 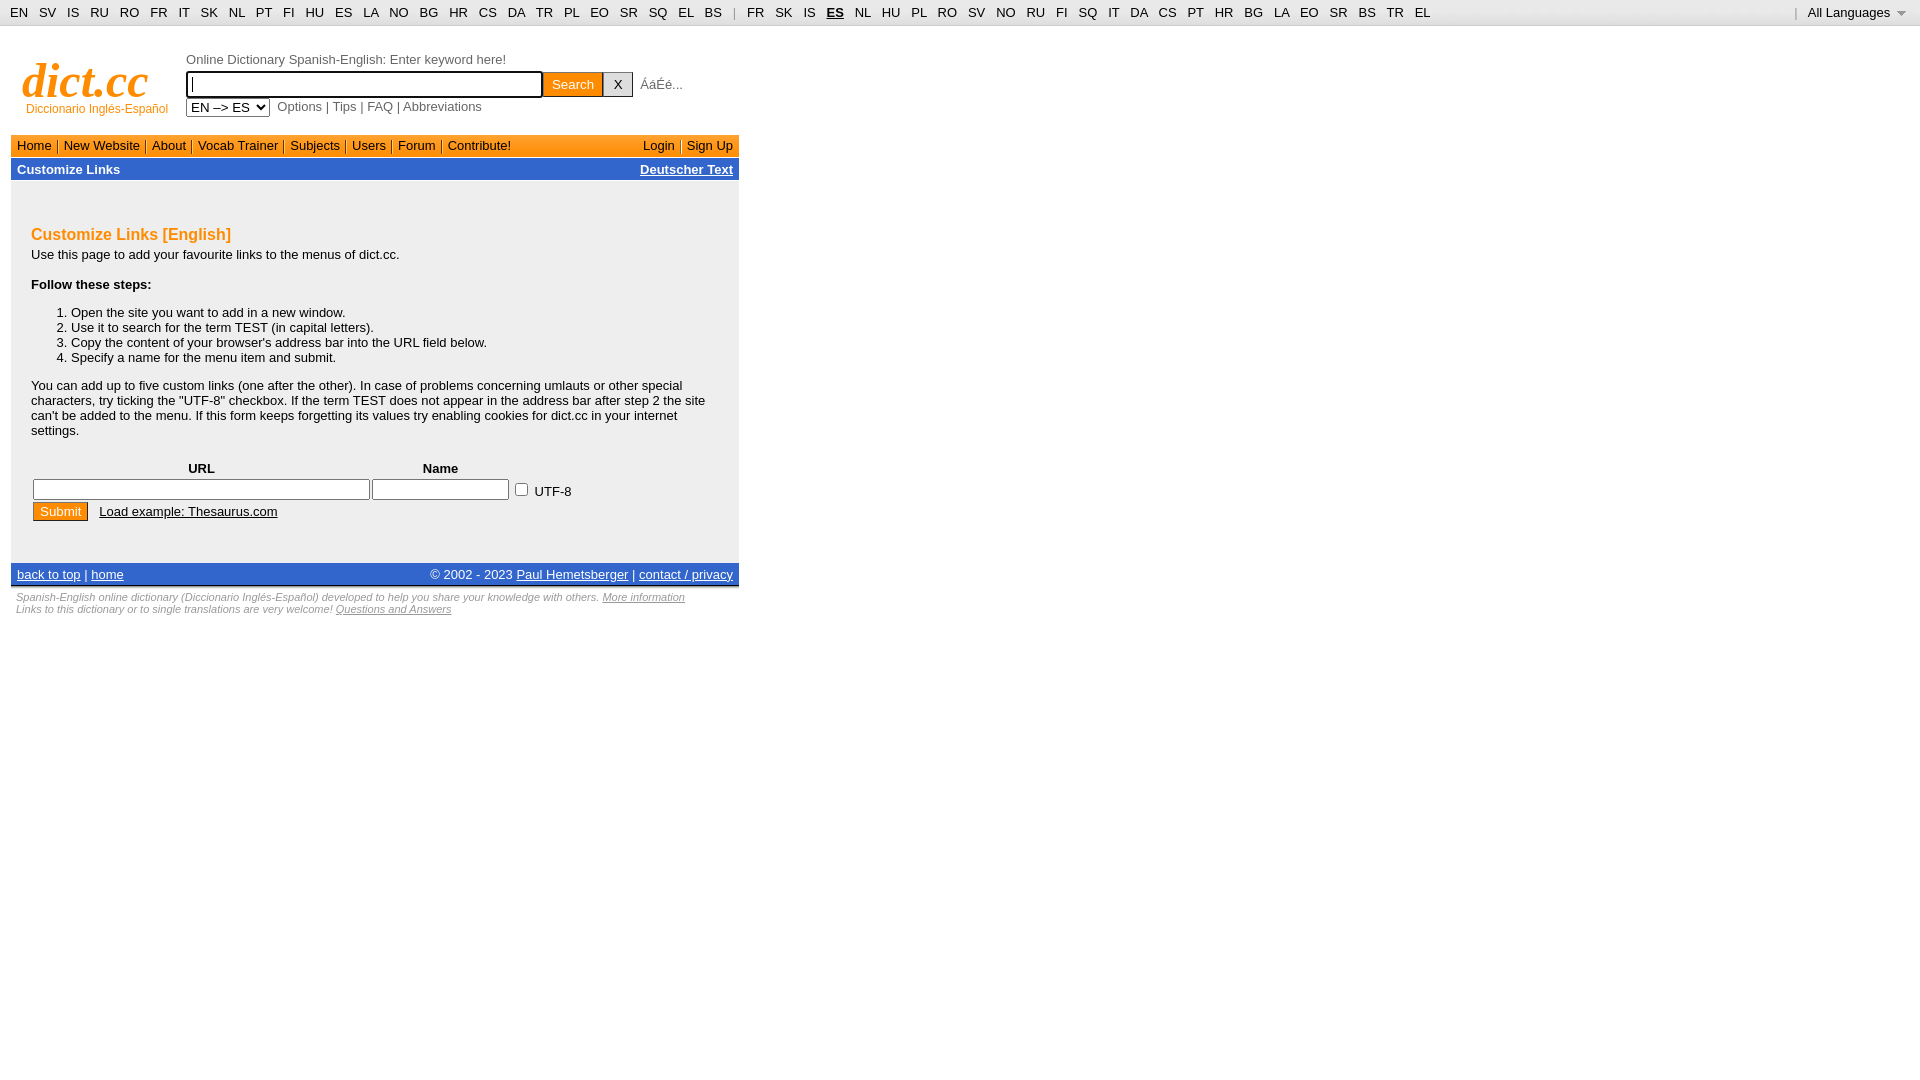 What do you see at coordinates (480, 144) in the screenshot?
I see `'Contribute!'` at bounding box center [480, 144].